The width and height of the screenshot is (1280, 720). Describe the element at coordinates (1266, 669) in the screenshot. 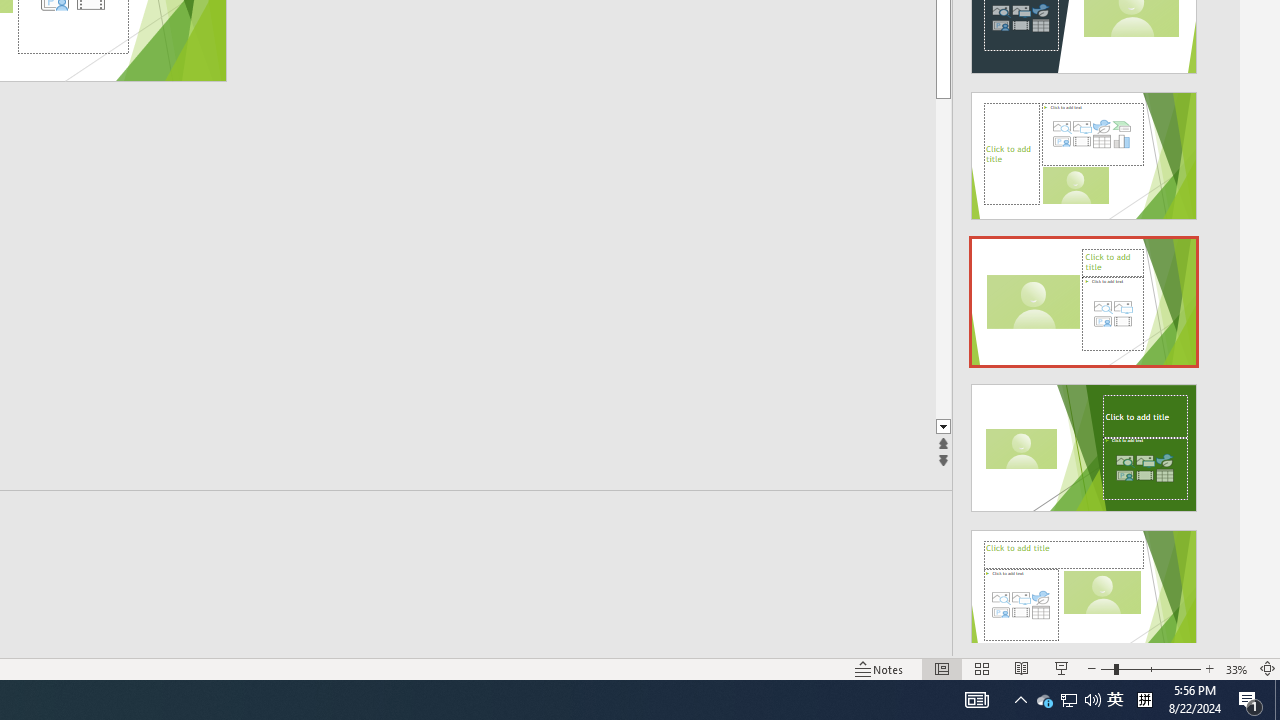

I see `'Zoom to Fit '` at that location.